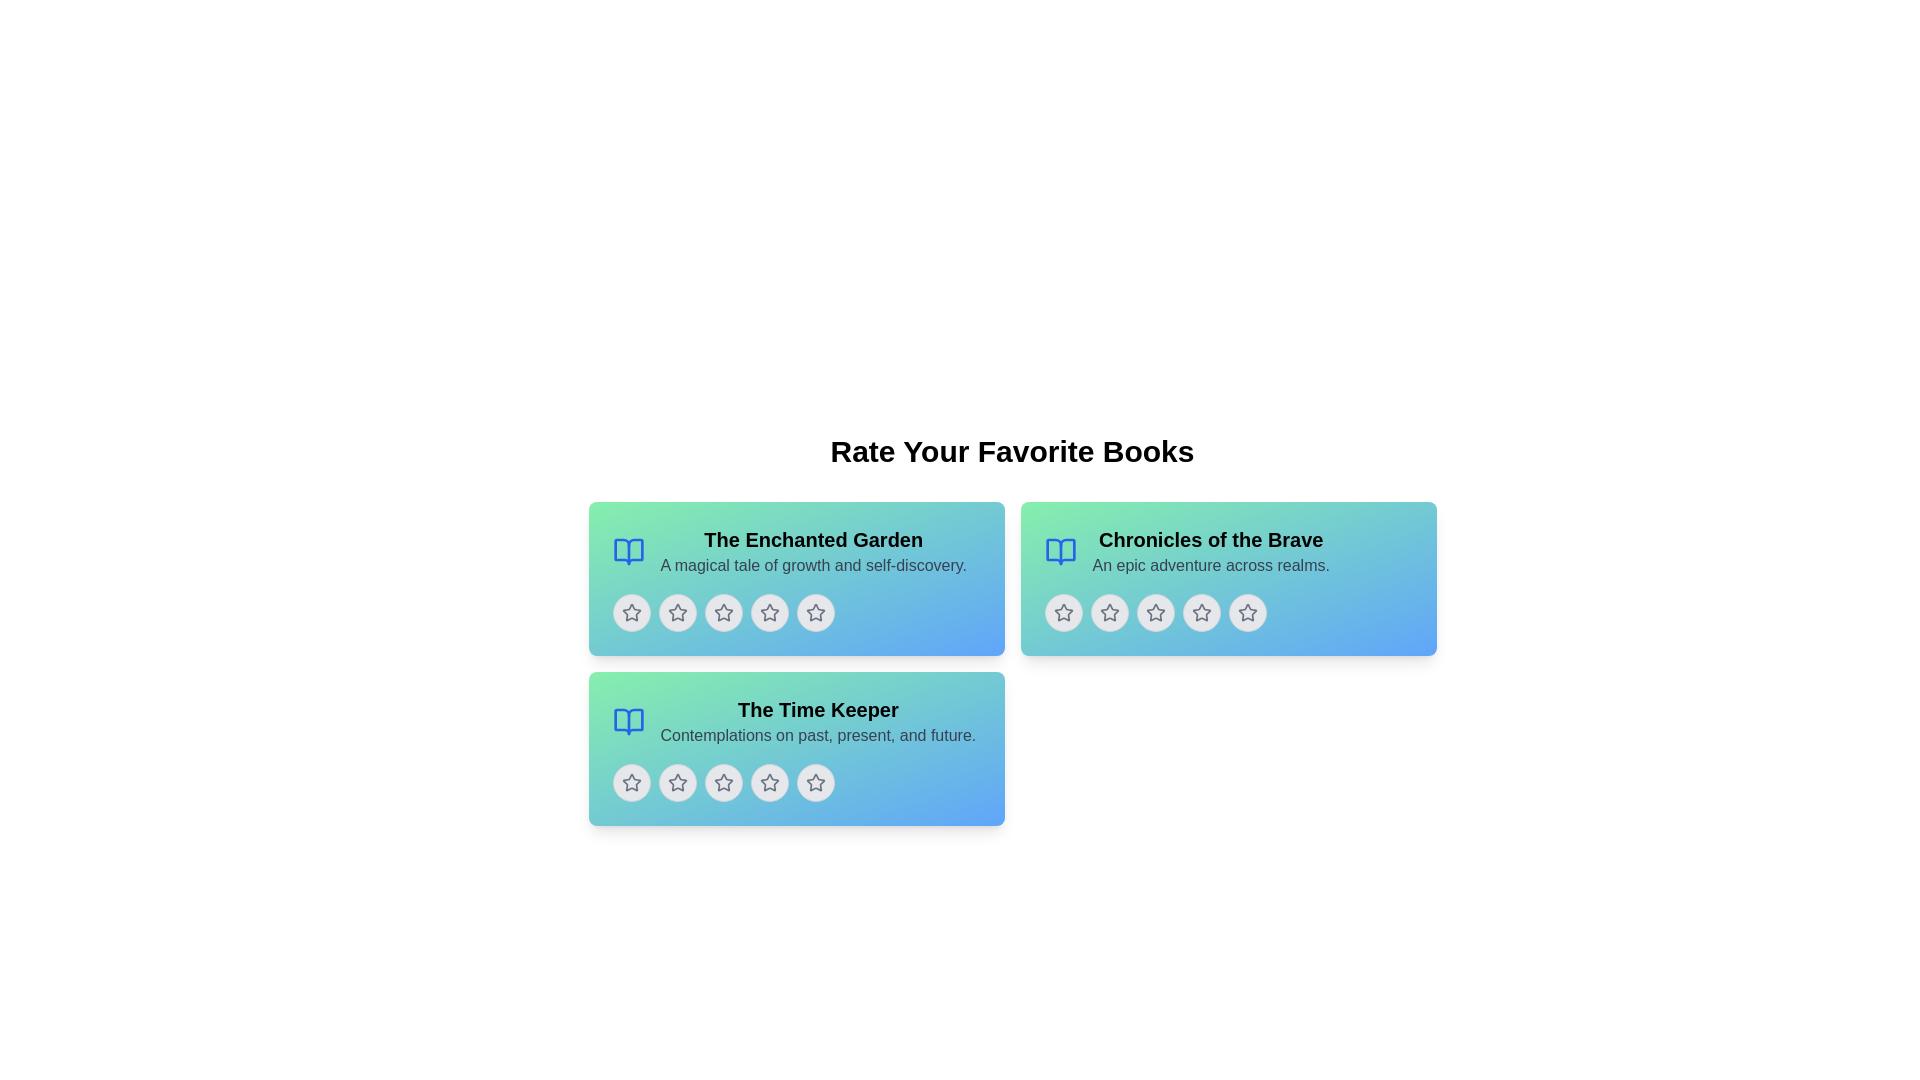 Image resolution: width=1920 pixels, height=1080 pixels. What do you see at coordinates (1246, 611) in the screenshot?
I see `the fifth star icon in the second row of the rating section under the header 'Chronicles of the Brave'` at bounding box center [1246, 611].